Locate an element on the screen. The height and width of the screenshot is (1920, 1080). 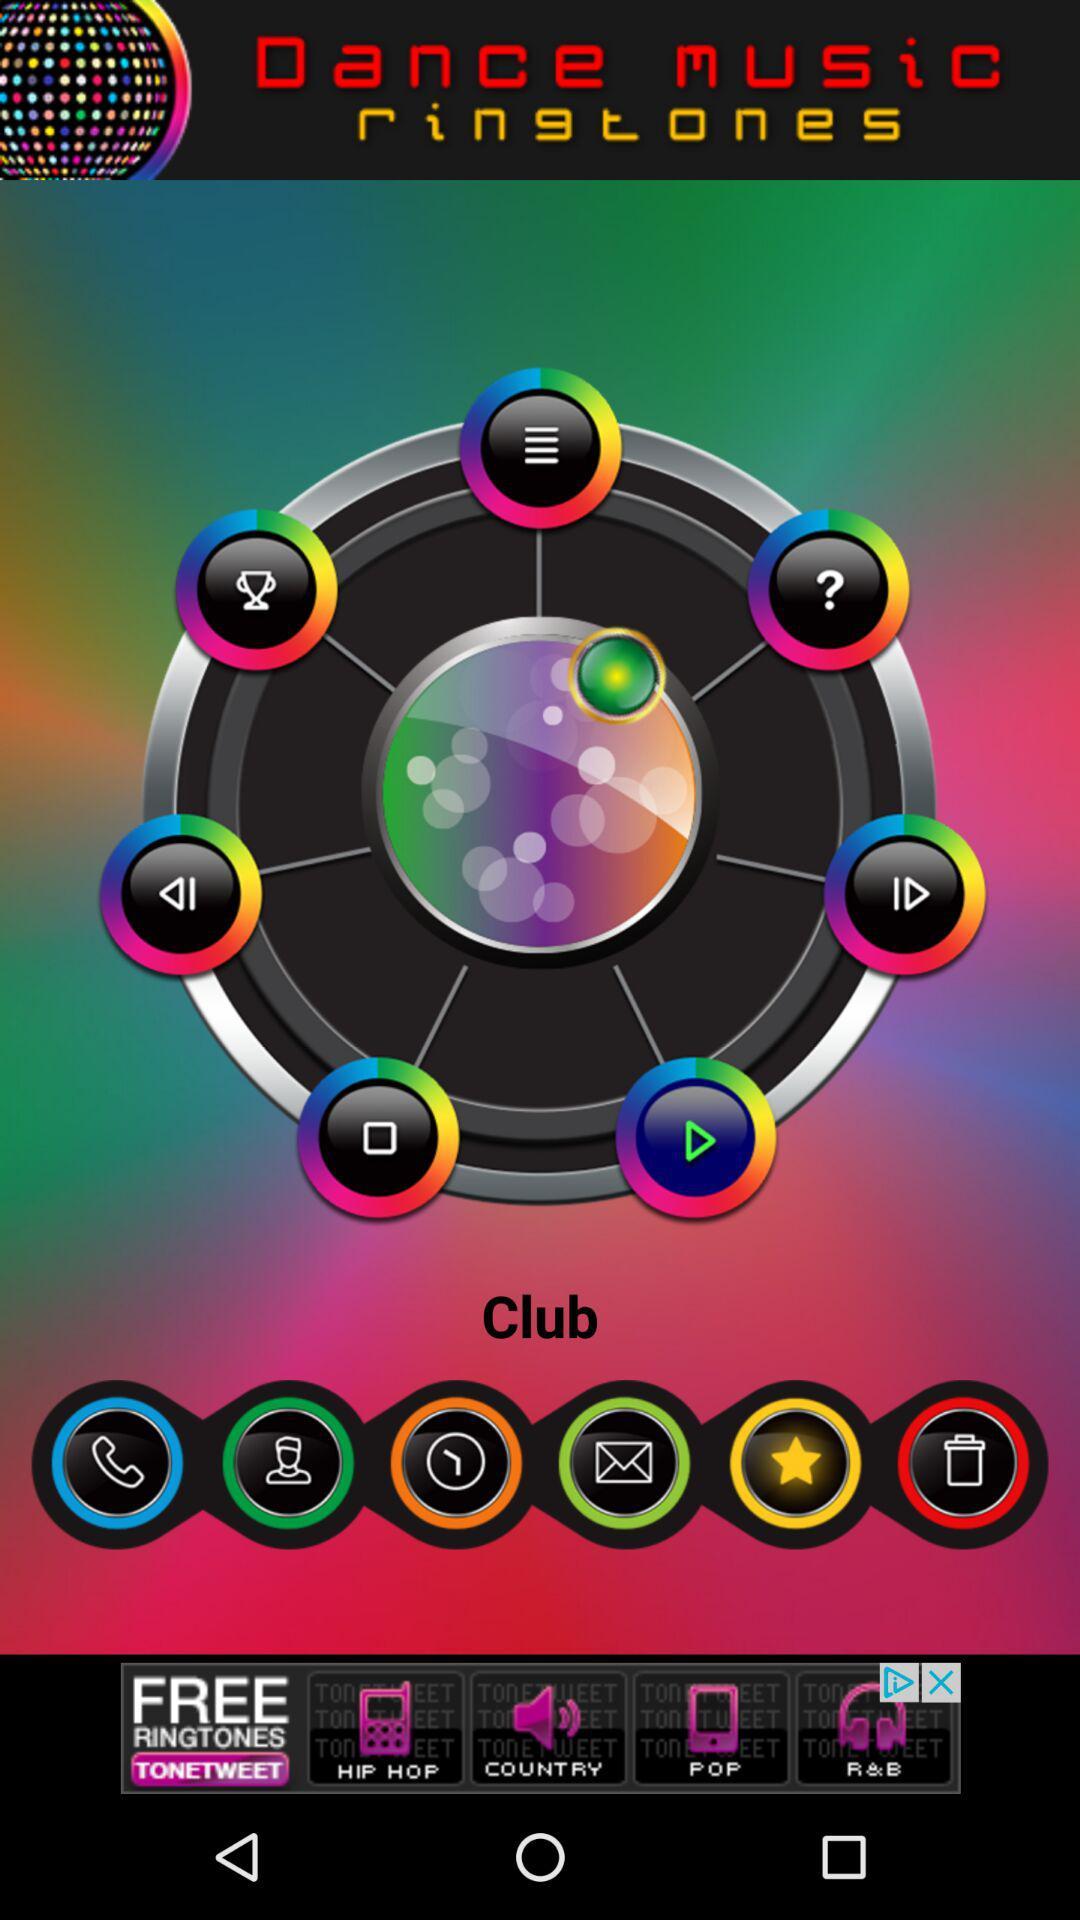
the call icon is located at coordinates (116, 1566).